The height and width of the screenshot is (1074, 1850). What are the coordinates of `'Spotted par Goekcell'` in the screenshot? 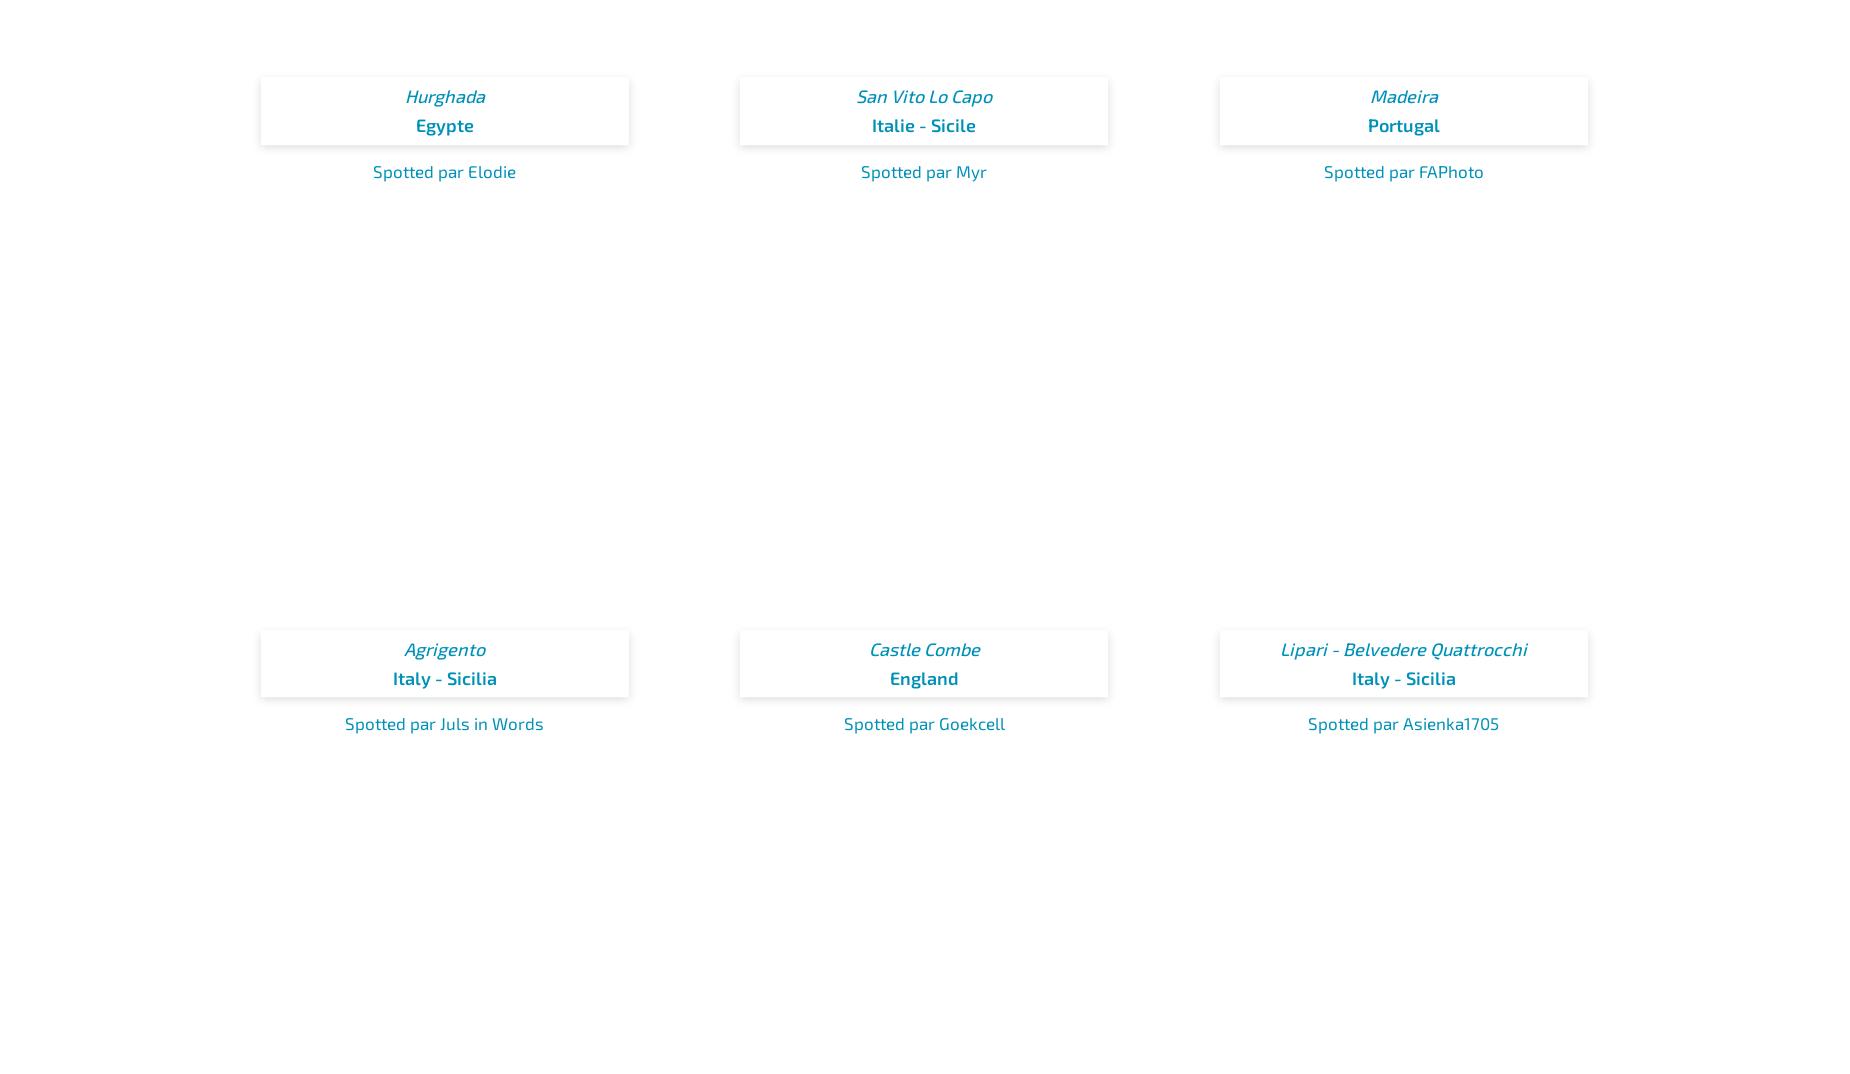 It's located at (923, 723).